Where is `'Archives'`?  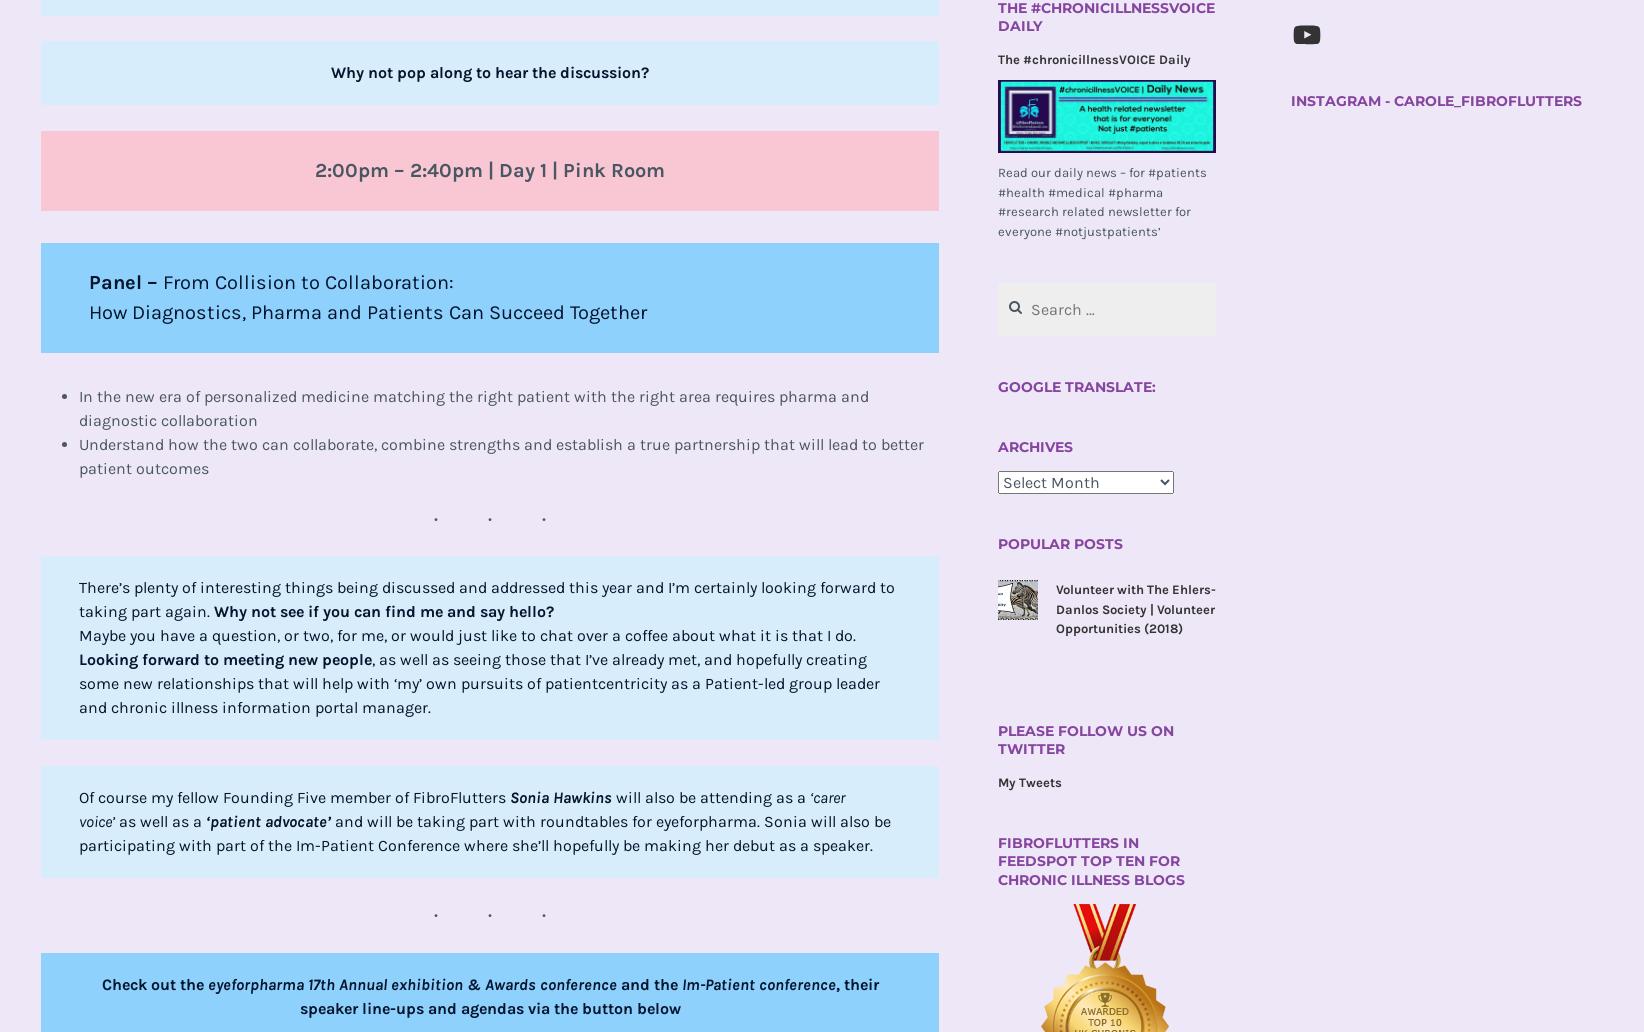 'Archives' is located at coordinates (1034, 445).